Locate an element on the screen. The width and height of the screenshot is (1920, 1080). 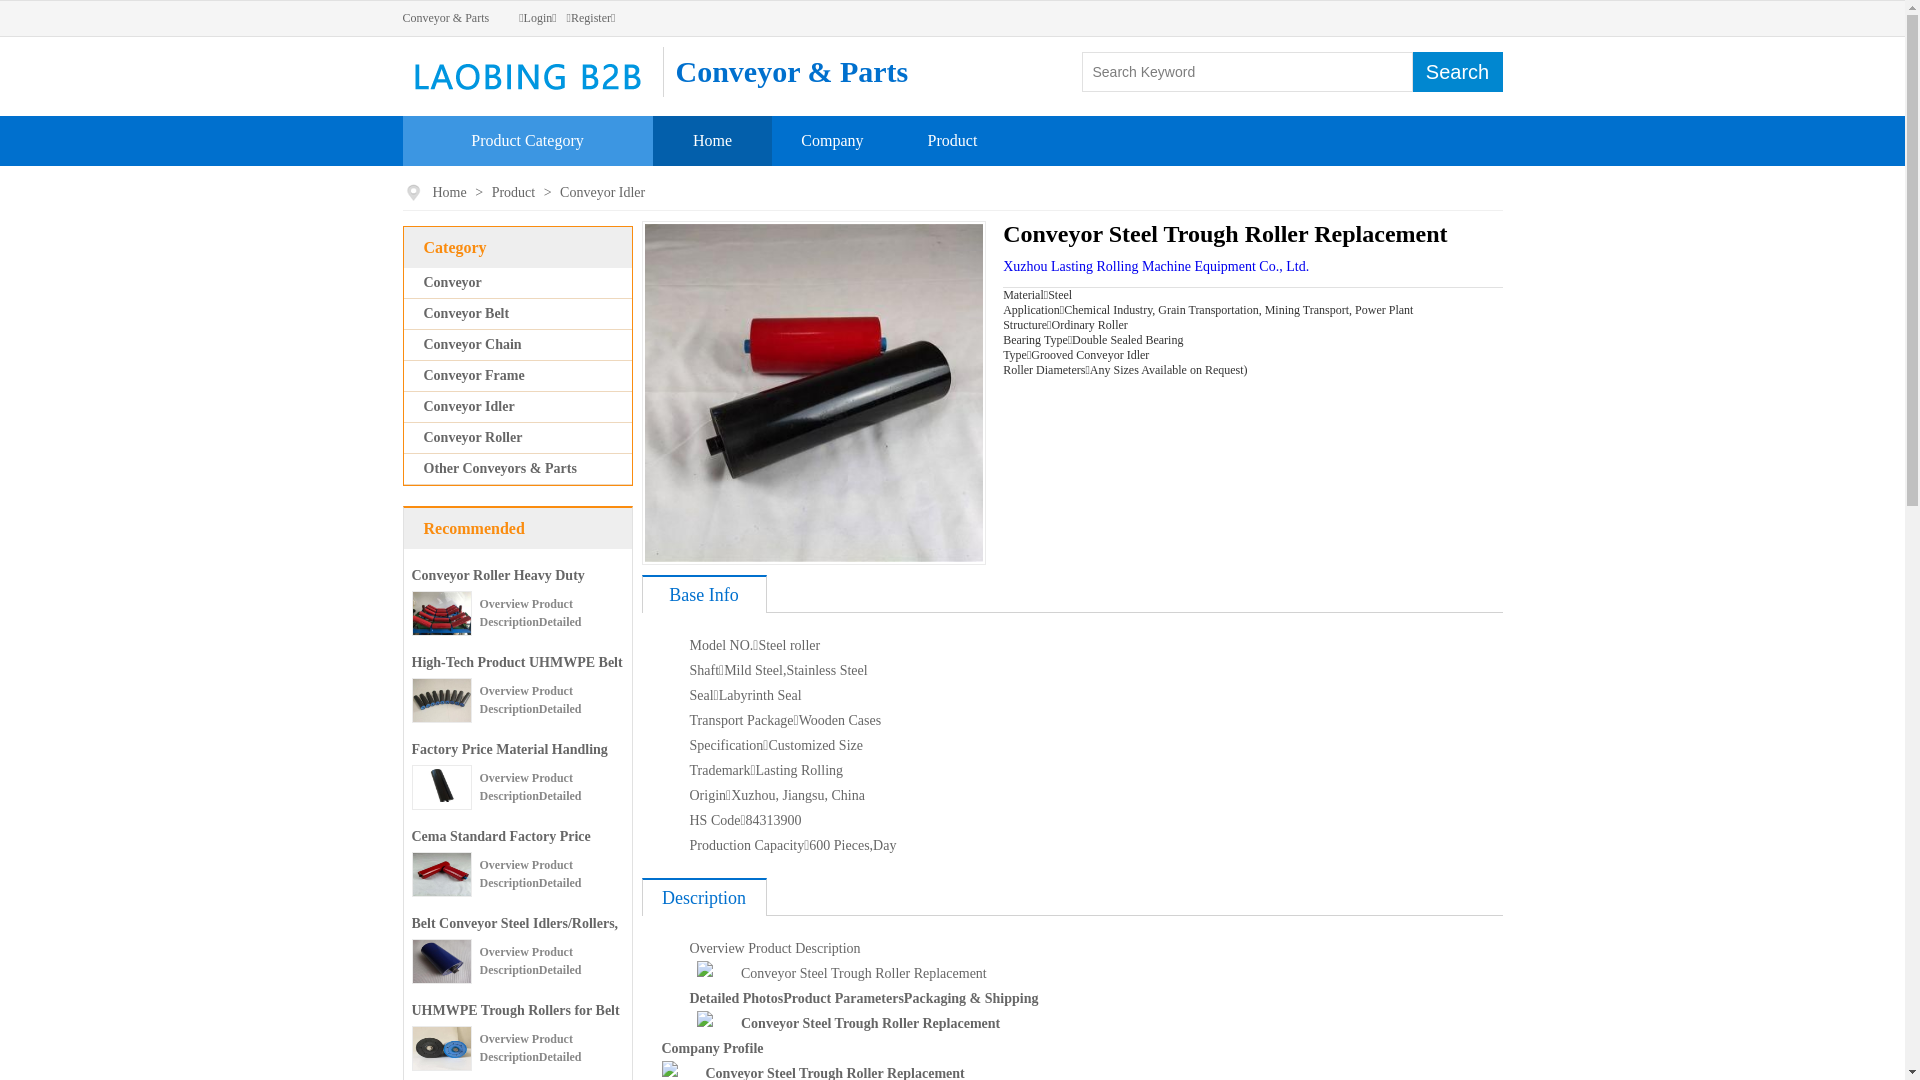
'Conveyor Belt' is located at coordinates (465, 313).